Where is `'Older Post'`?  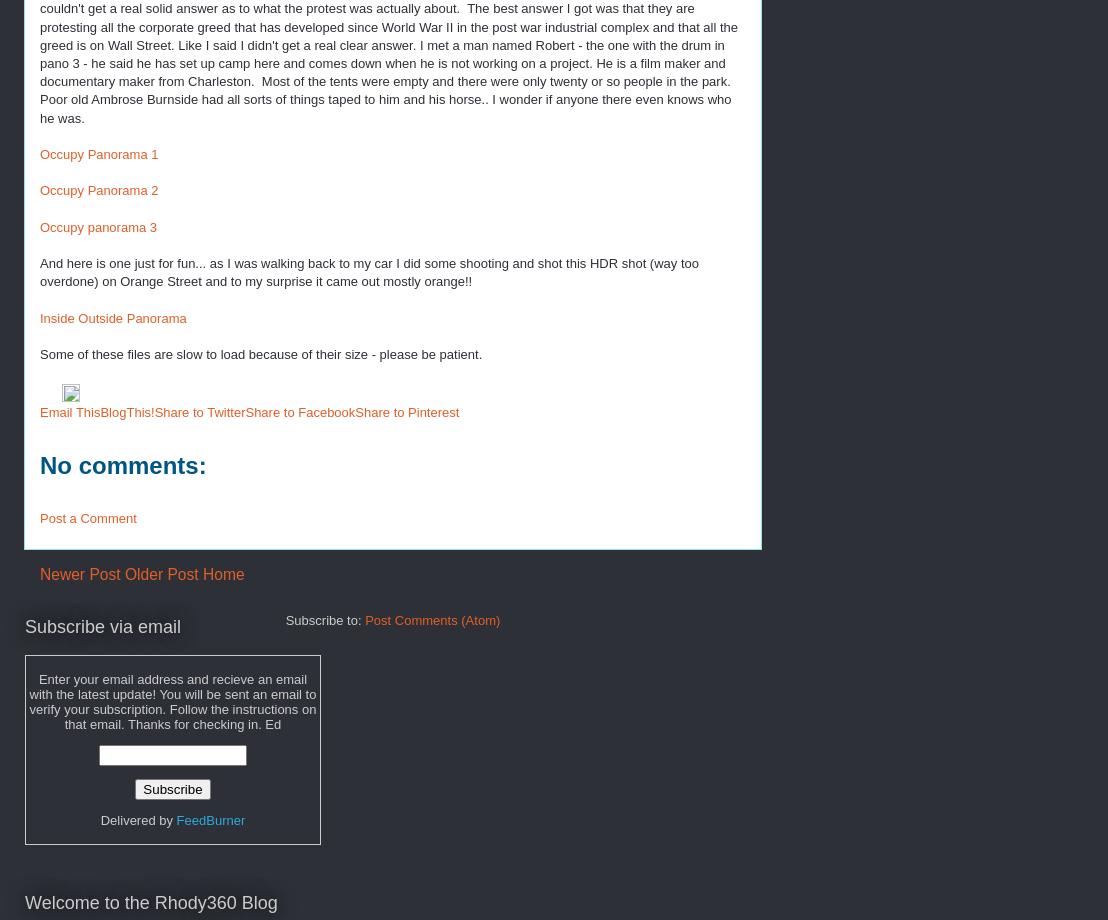
'Older Post' is located at coordinates (159, 574).